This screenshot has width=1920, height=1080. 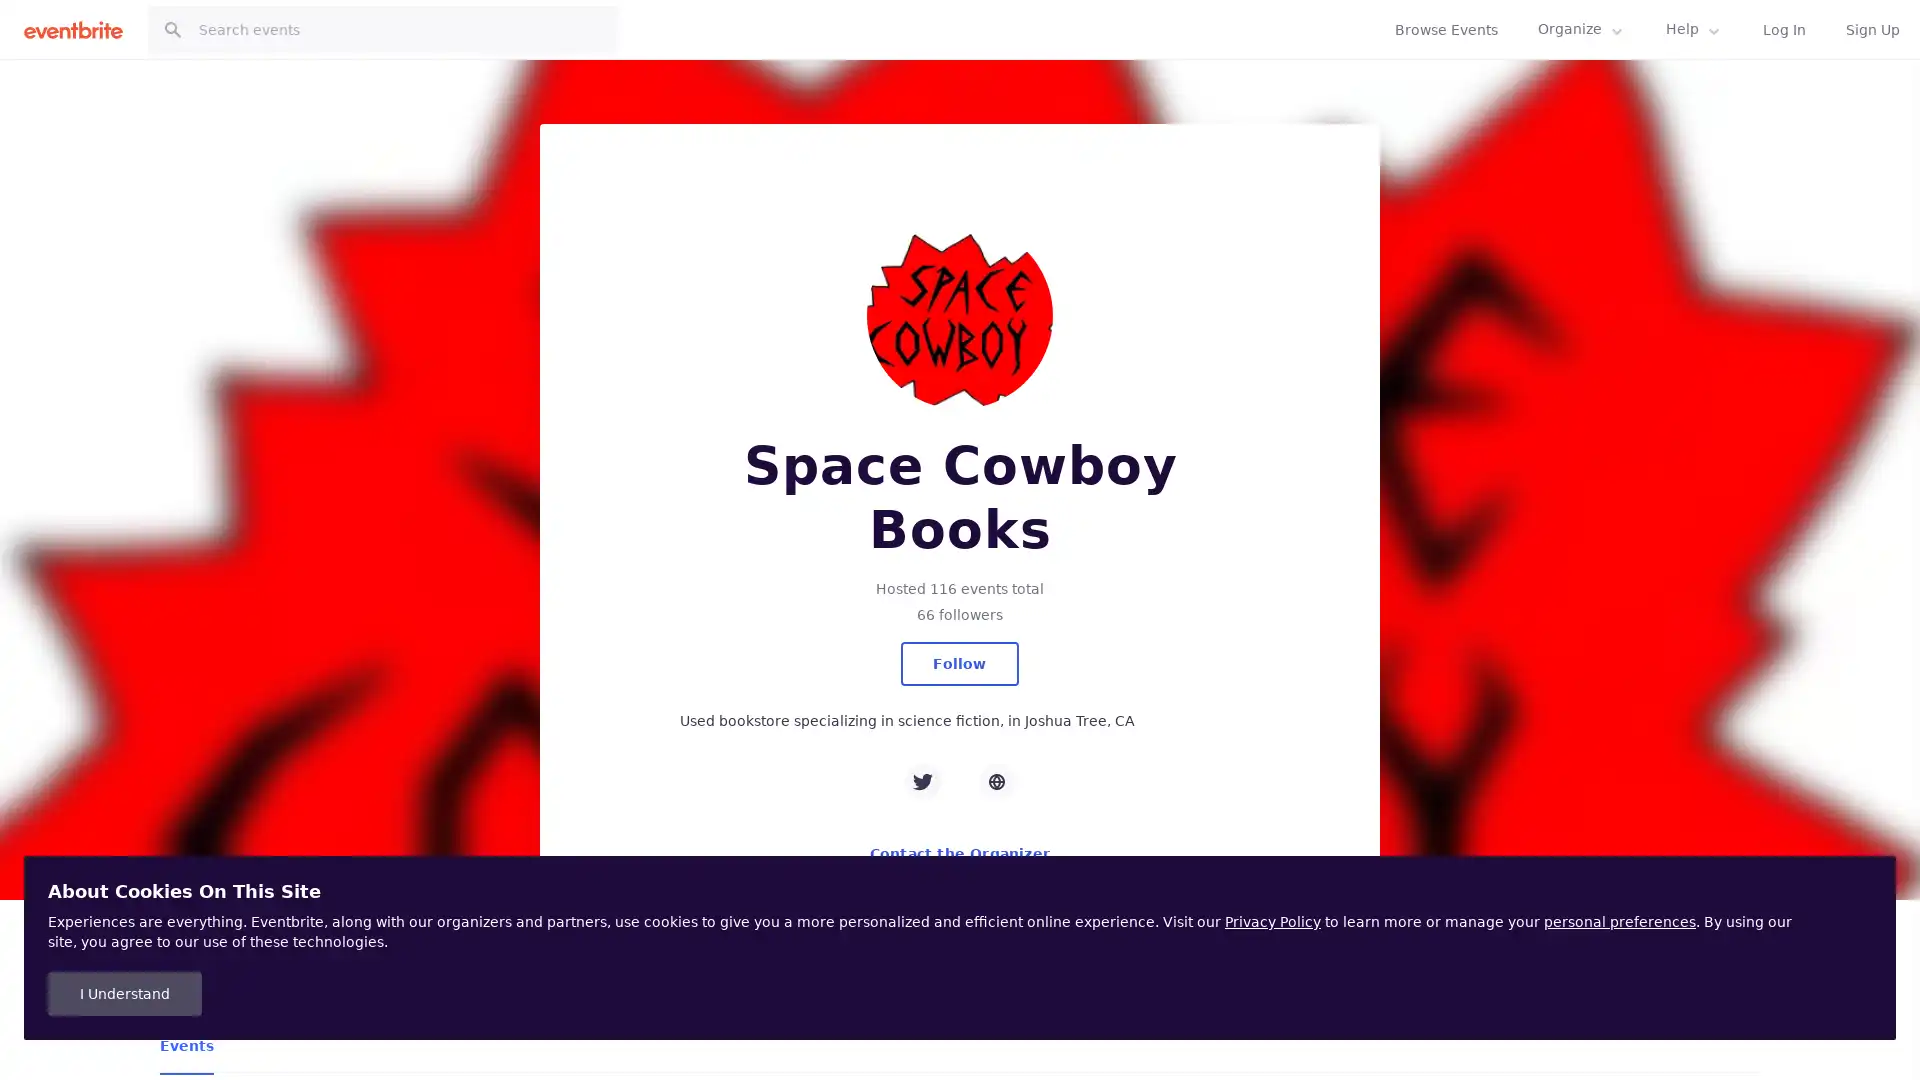 What do you see at coordinates (123, 994) in the screenshot?
I see `I Understand` at bounding box center [123, 994].